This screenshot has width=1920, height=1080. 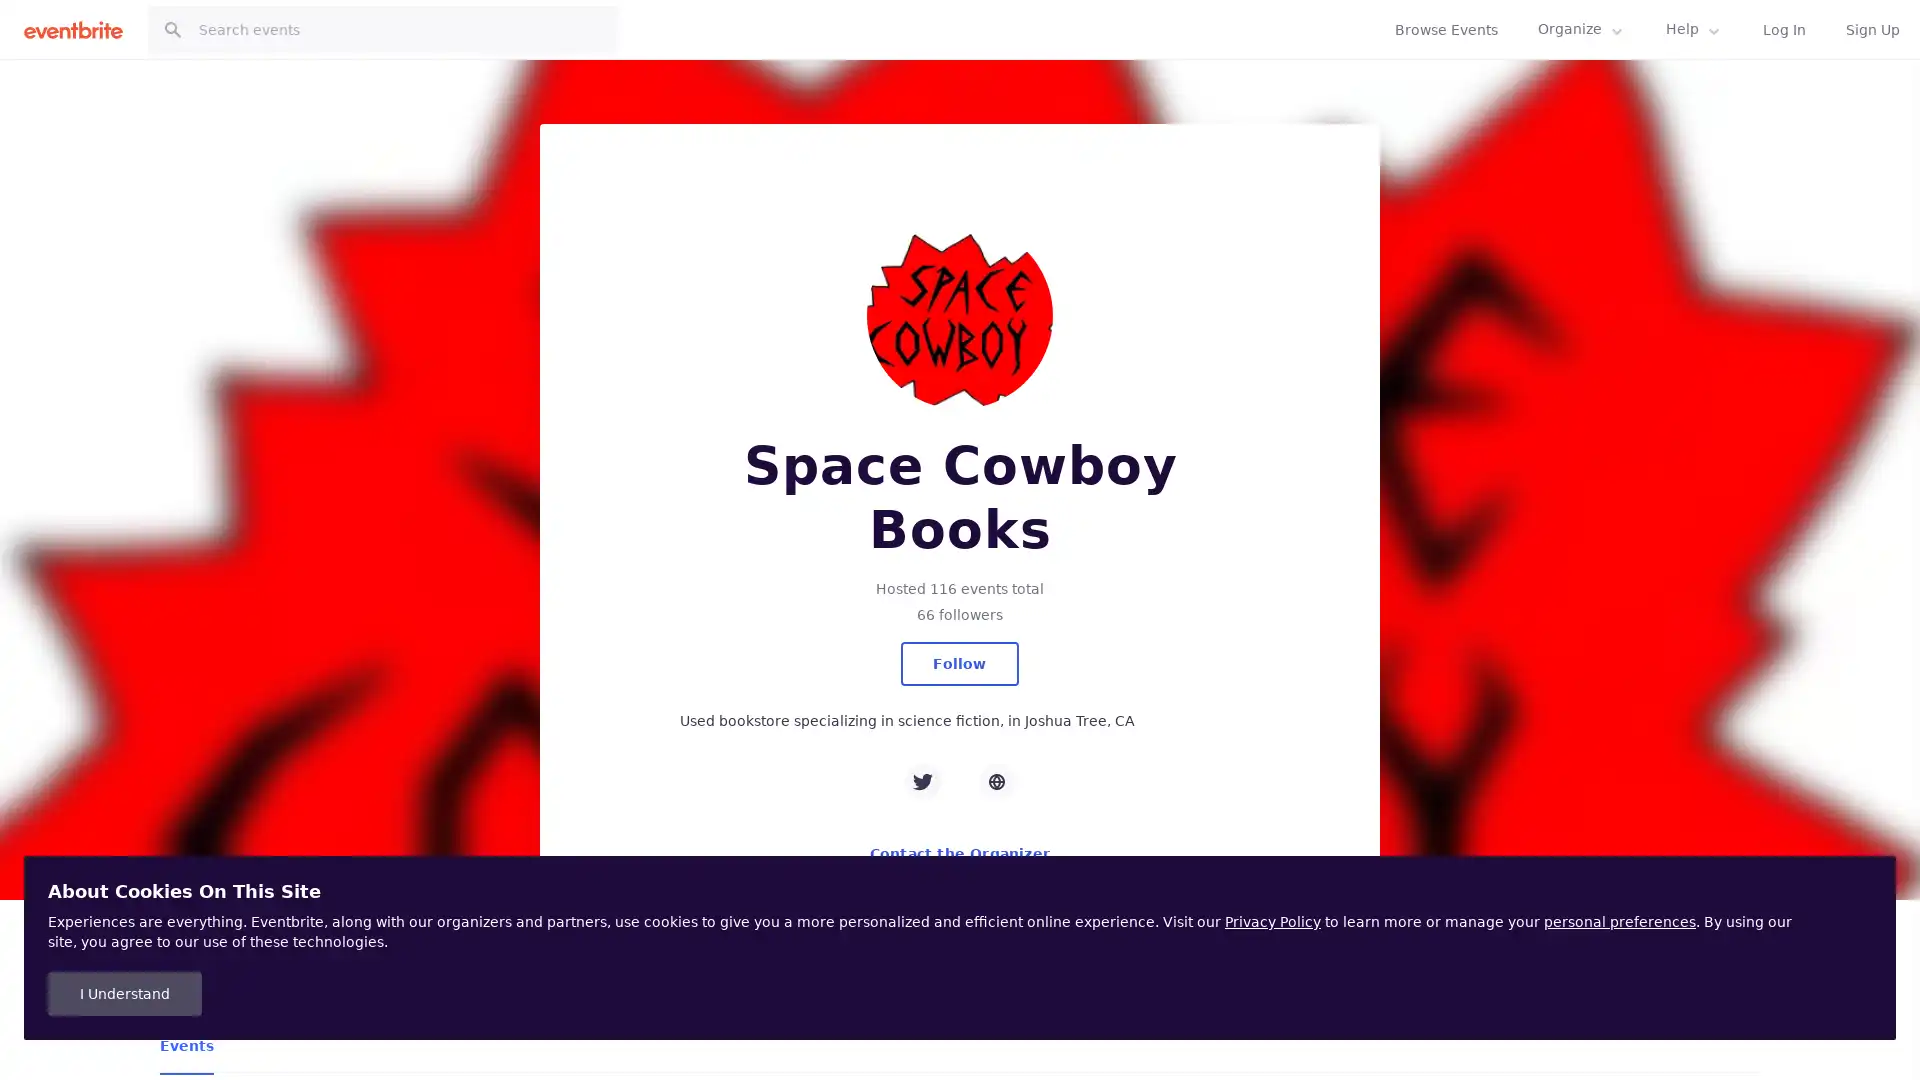 What do you see at coordinates (123, 994) in the screenshot?
I see `I Understand` at bounding box center [123, 994].